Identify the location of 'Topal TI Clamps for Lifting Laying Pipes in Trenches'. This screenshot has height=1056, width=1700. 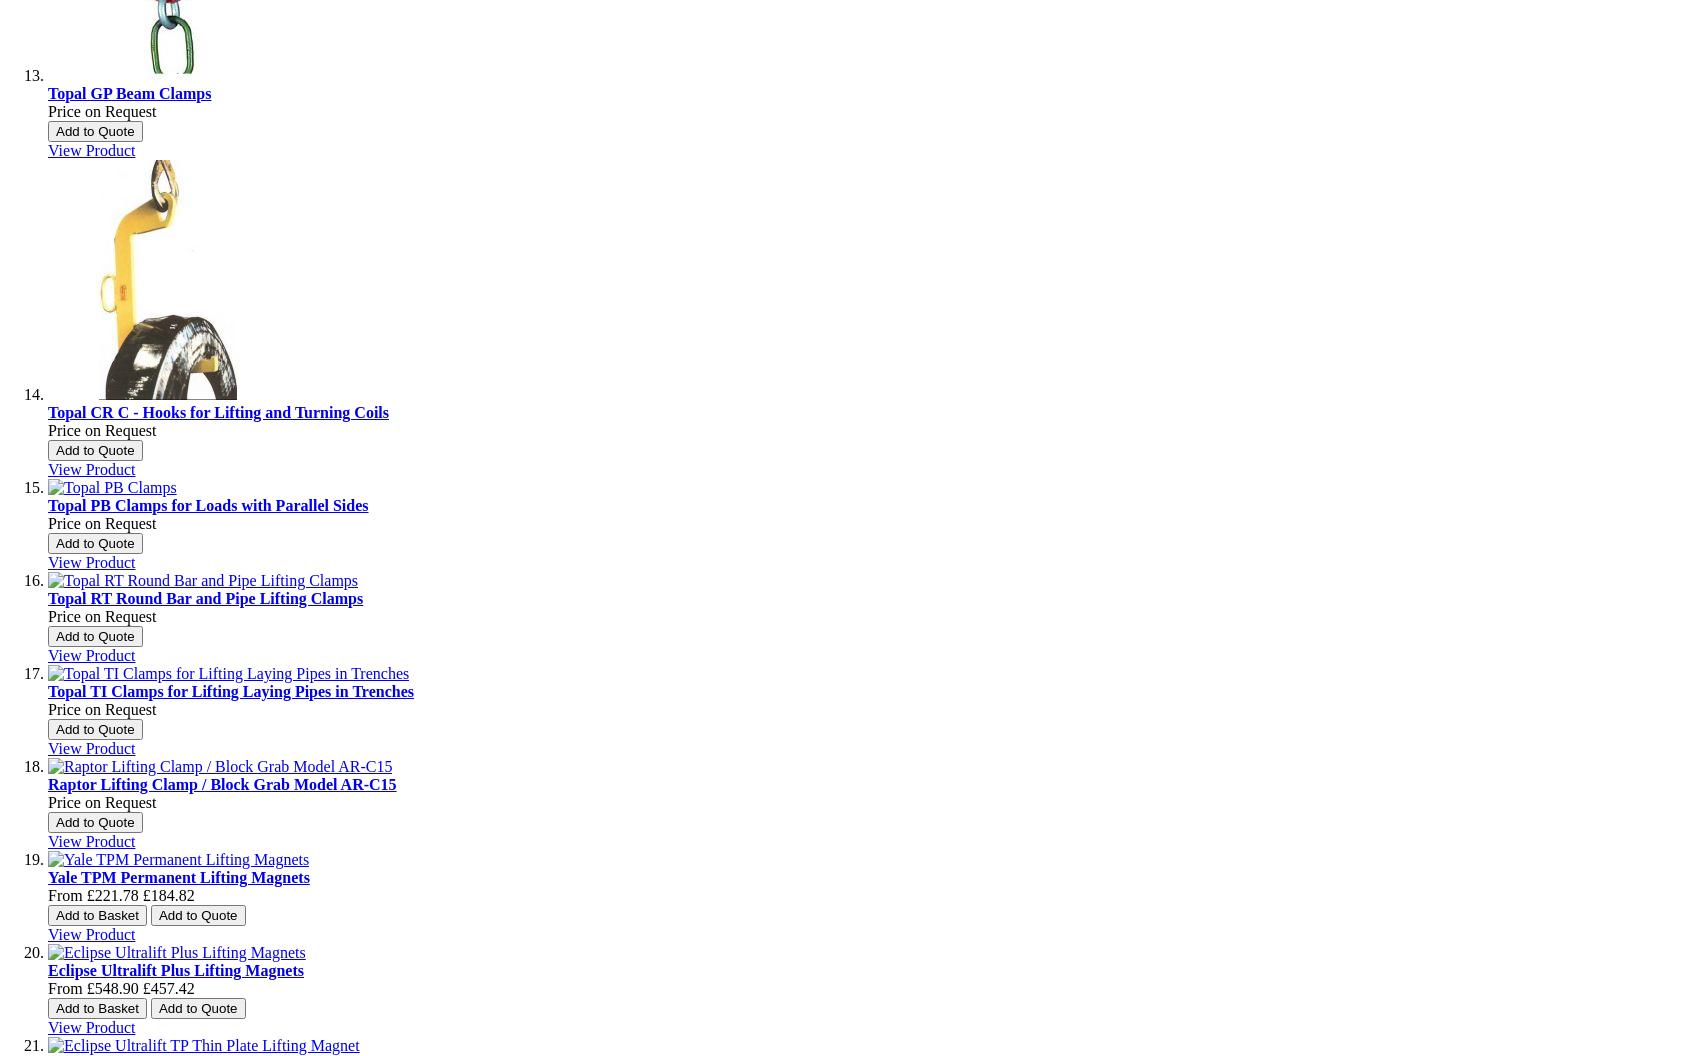
(47, 691).